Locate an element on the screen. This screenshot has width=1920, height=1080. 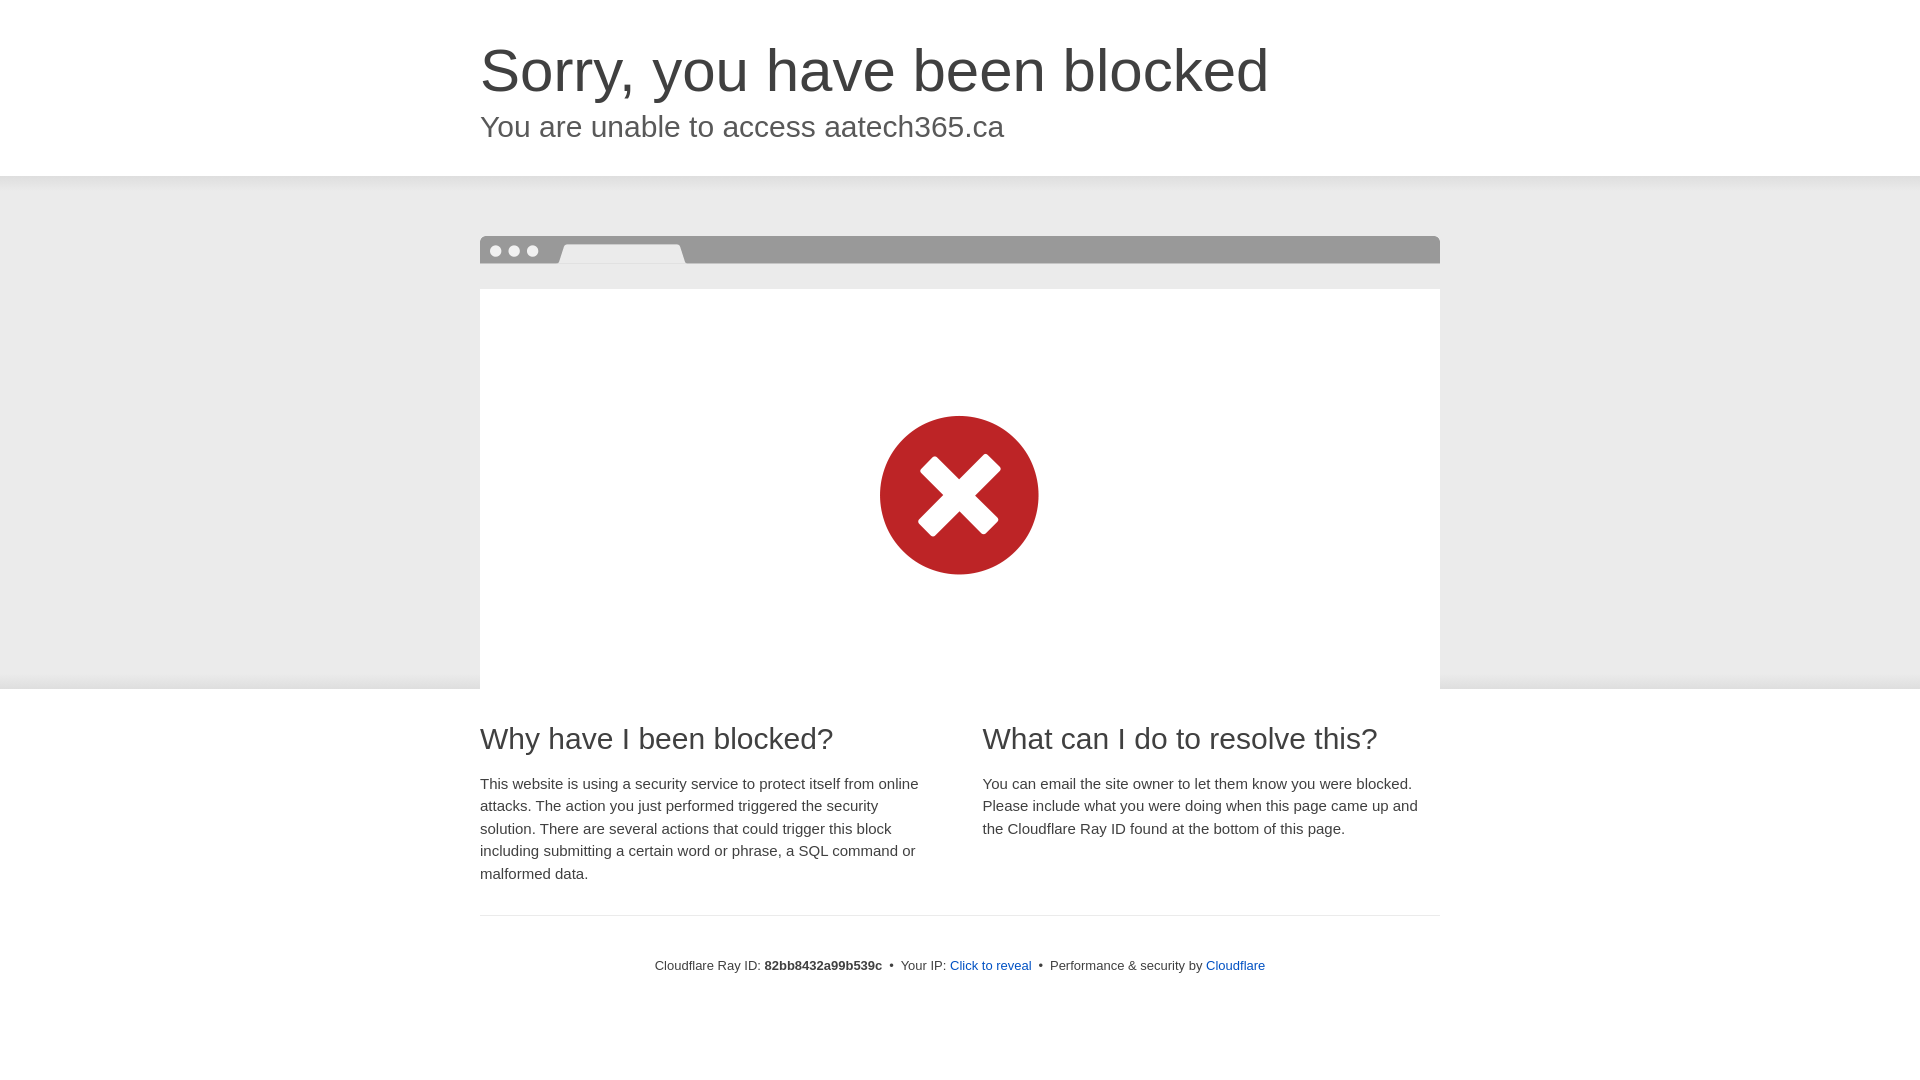
'Cloudflare' is located at coordinates (1234, 964).